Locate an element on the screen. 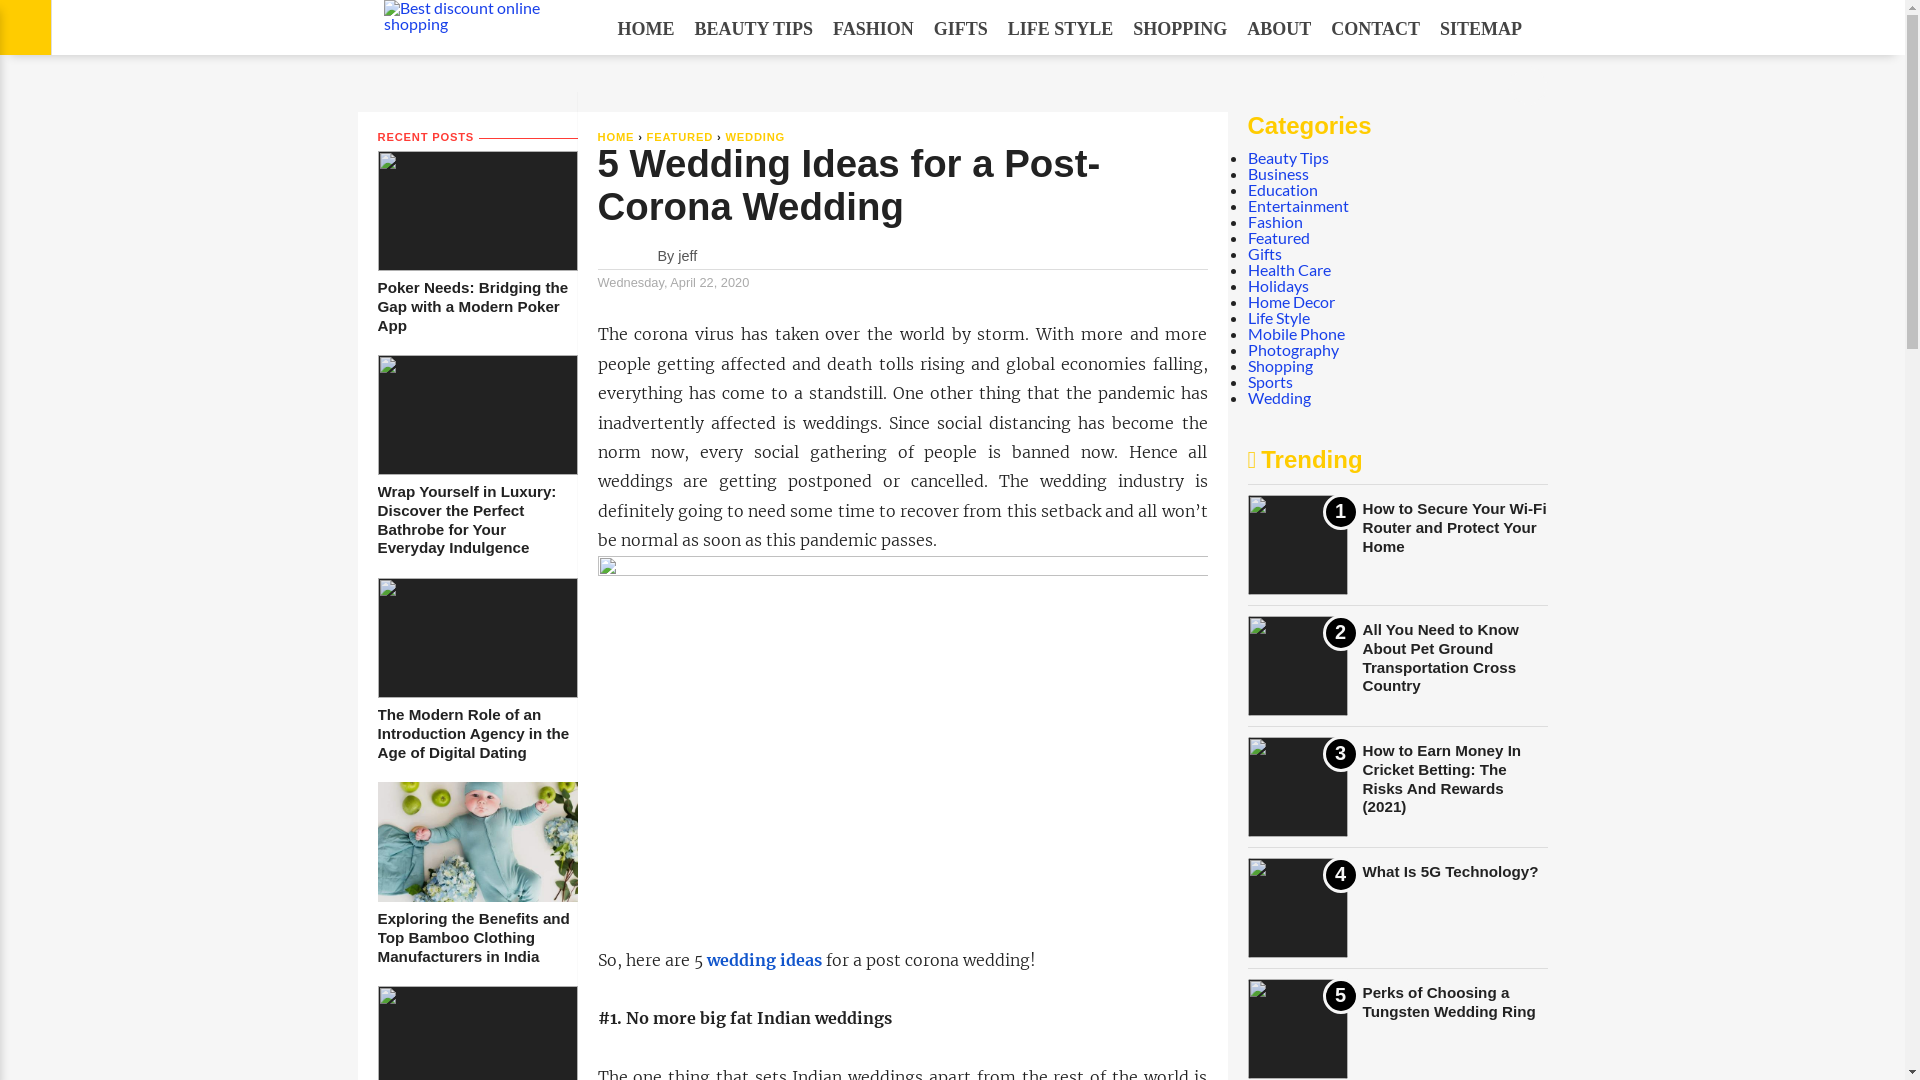 The image size is (1920, 1080). 'FEATURED' is located at coordinates (680, 136).